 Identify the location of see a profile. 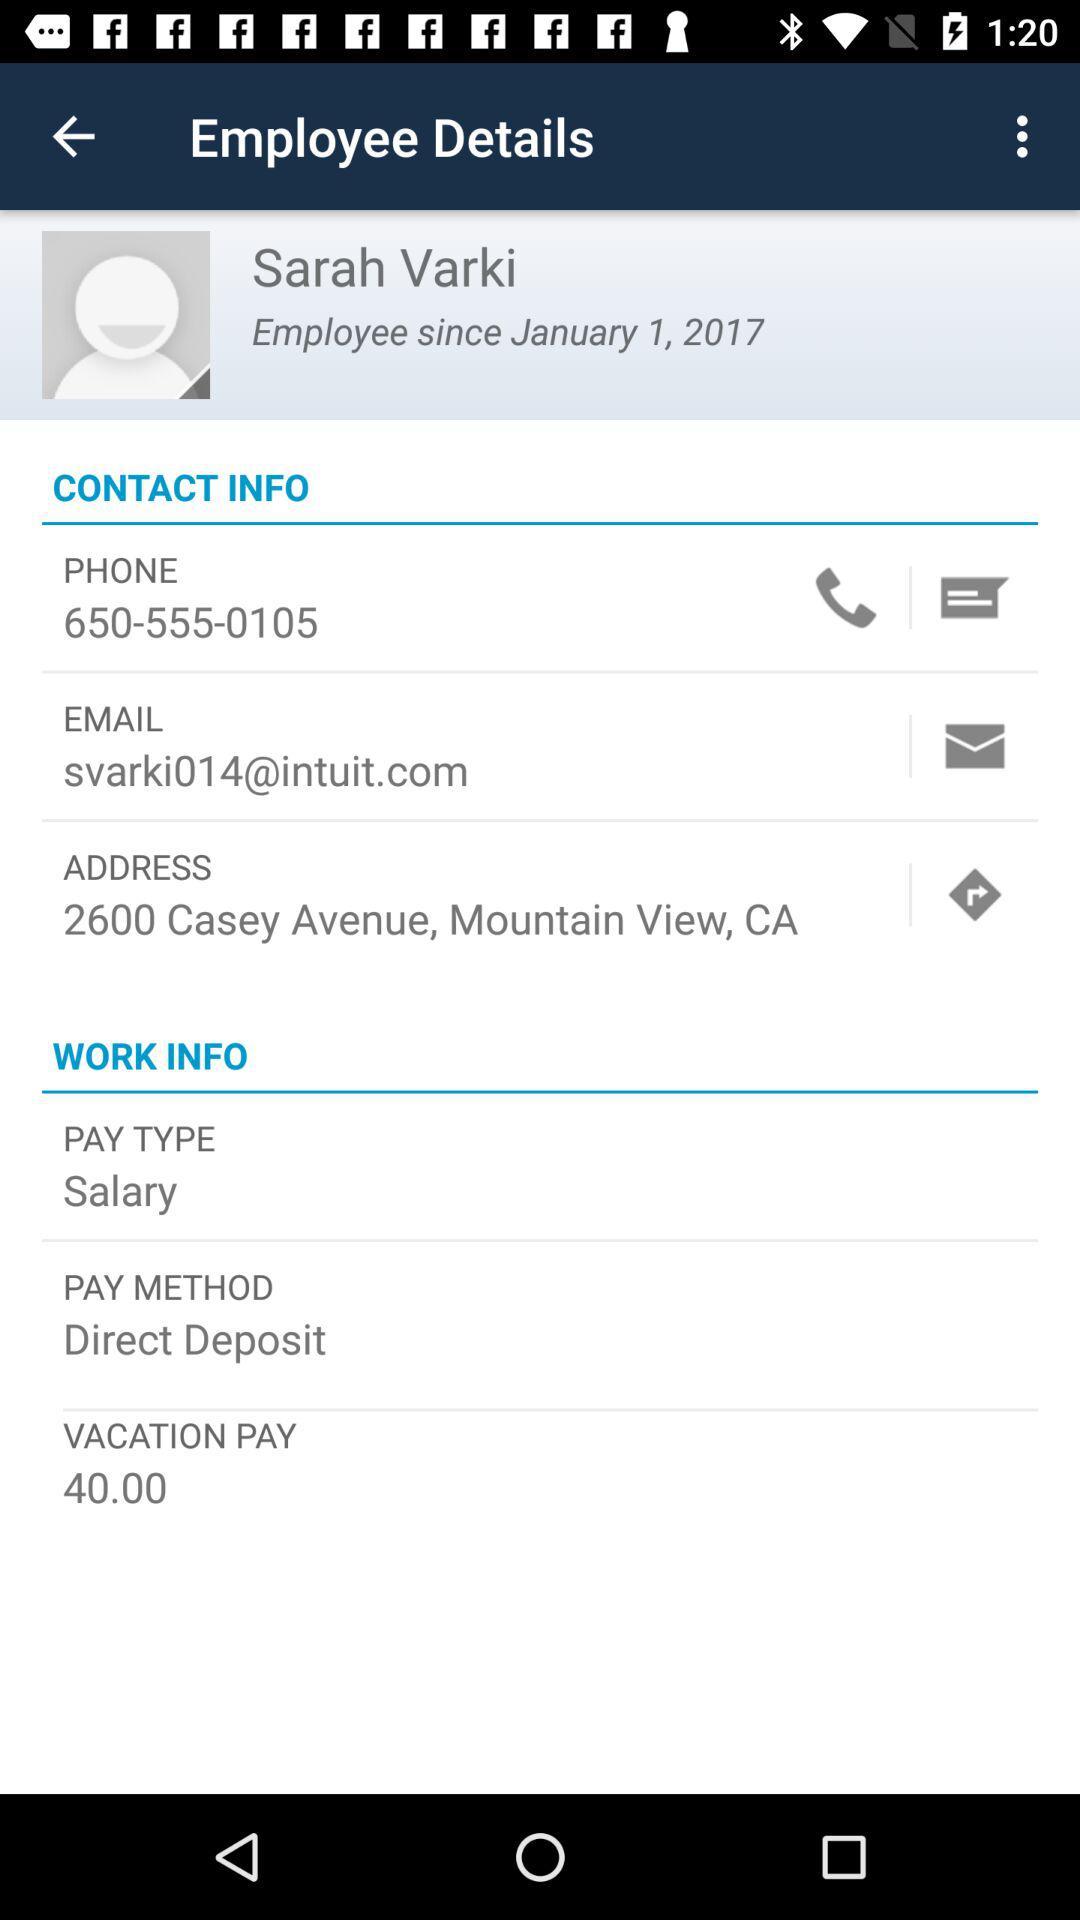
(126, 314).